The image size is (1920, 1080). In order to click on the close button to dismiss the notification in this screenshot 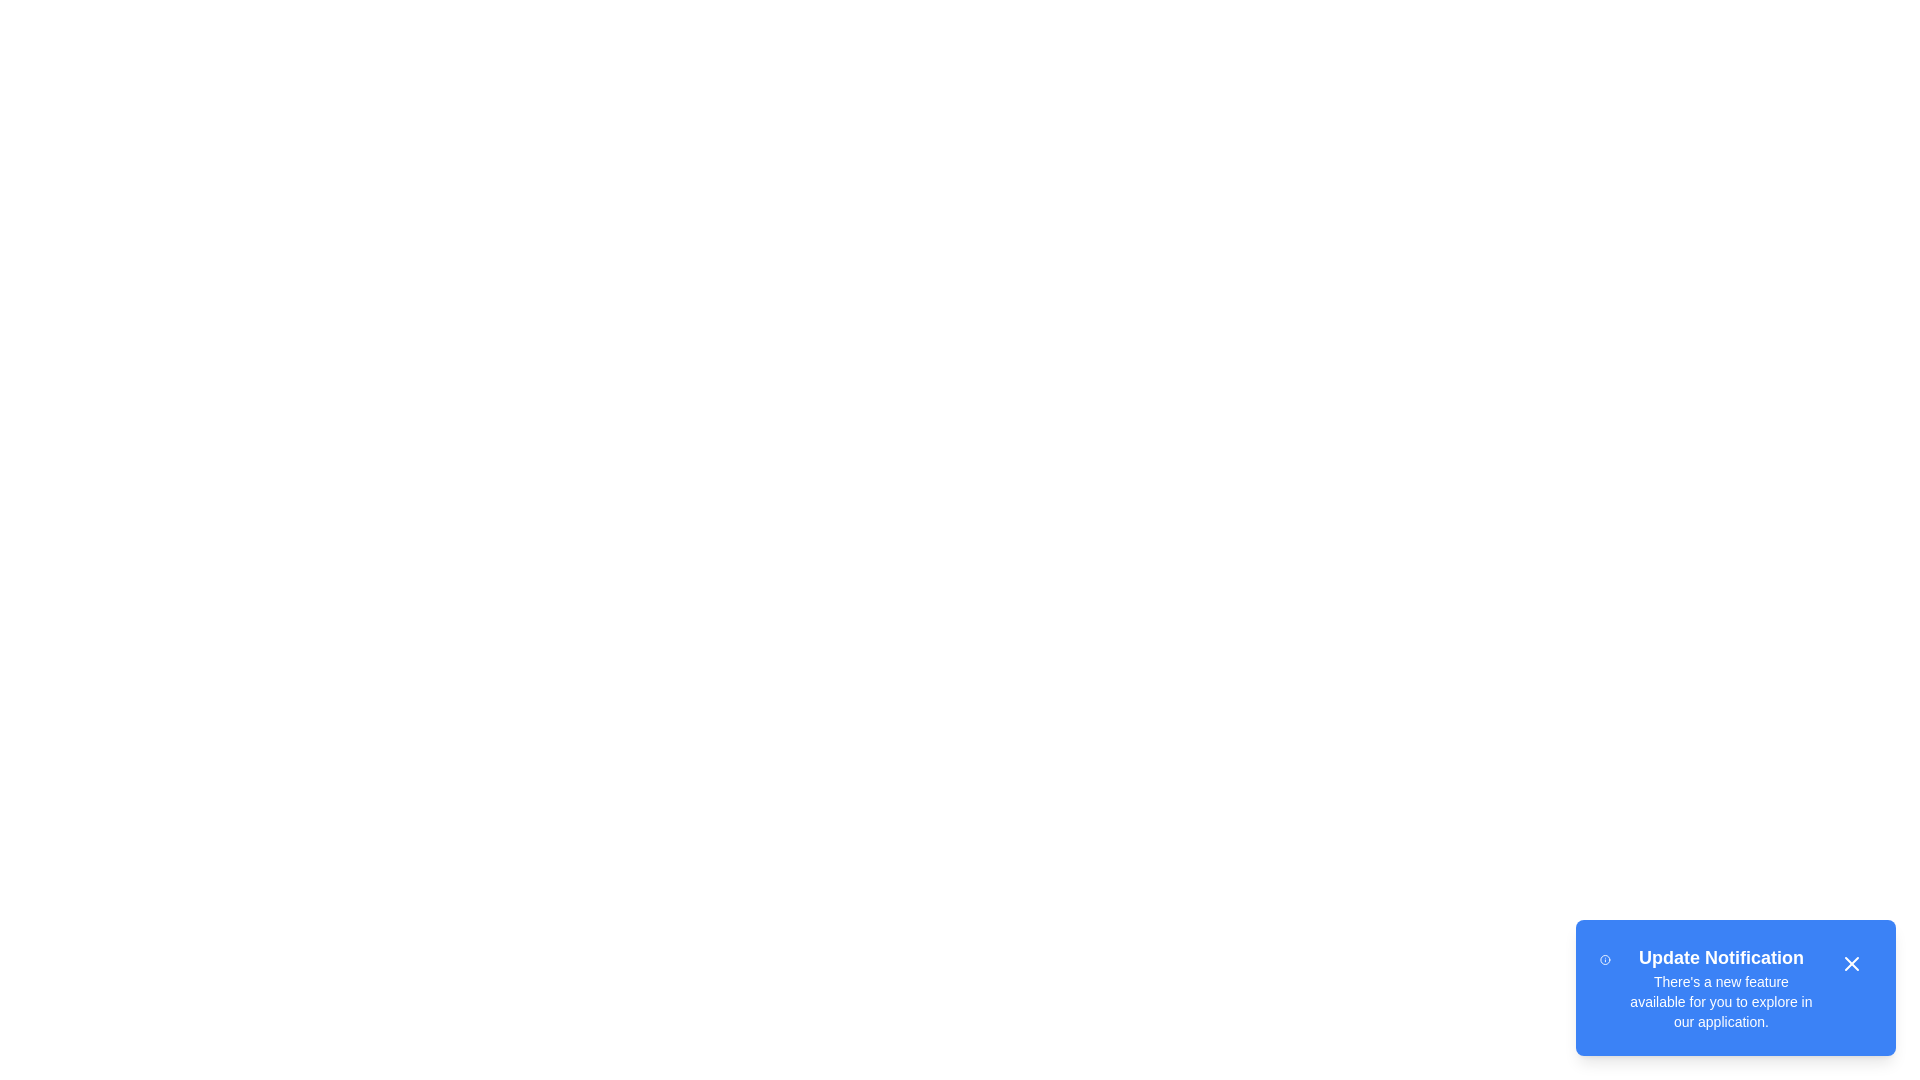, I will do `click(1851, 963)`.